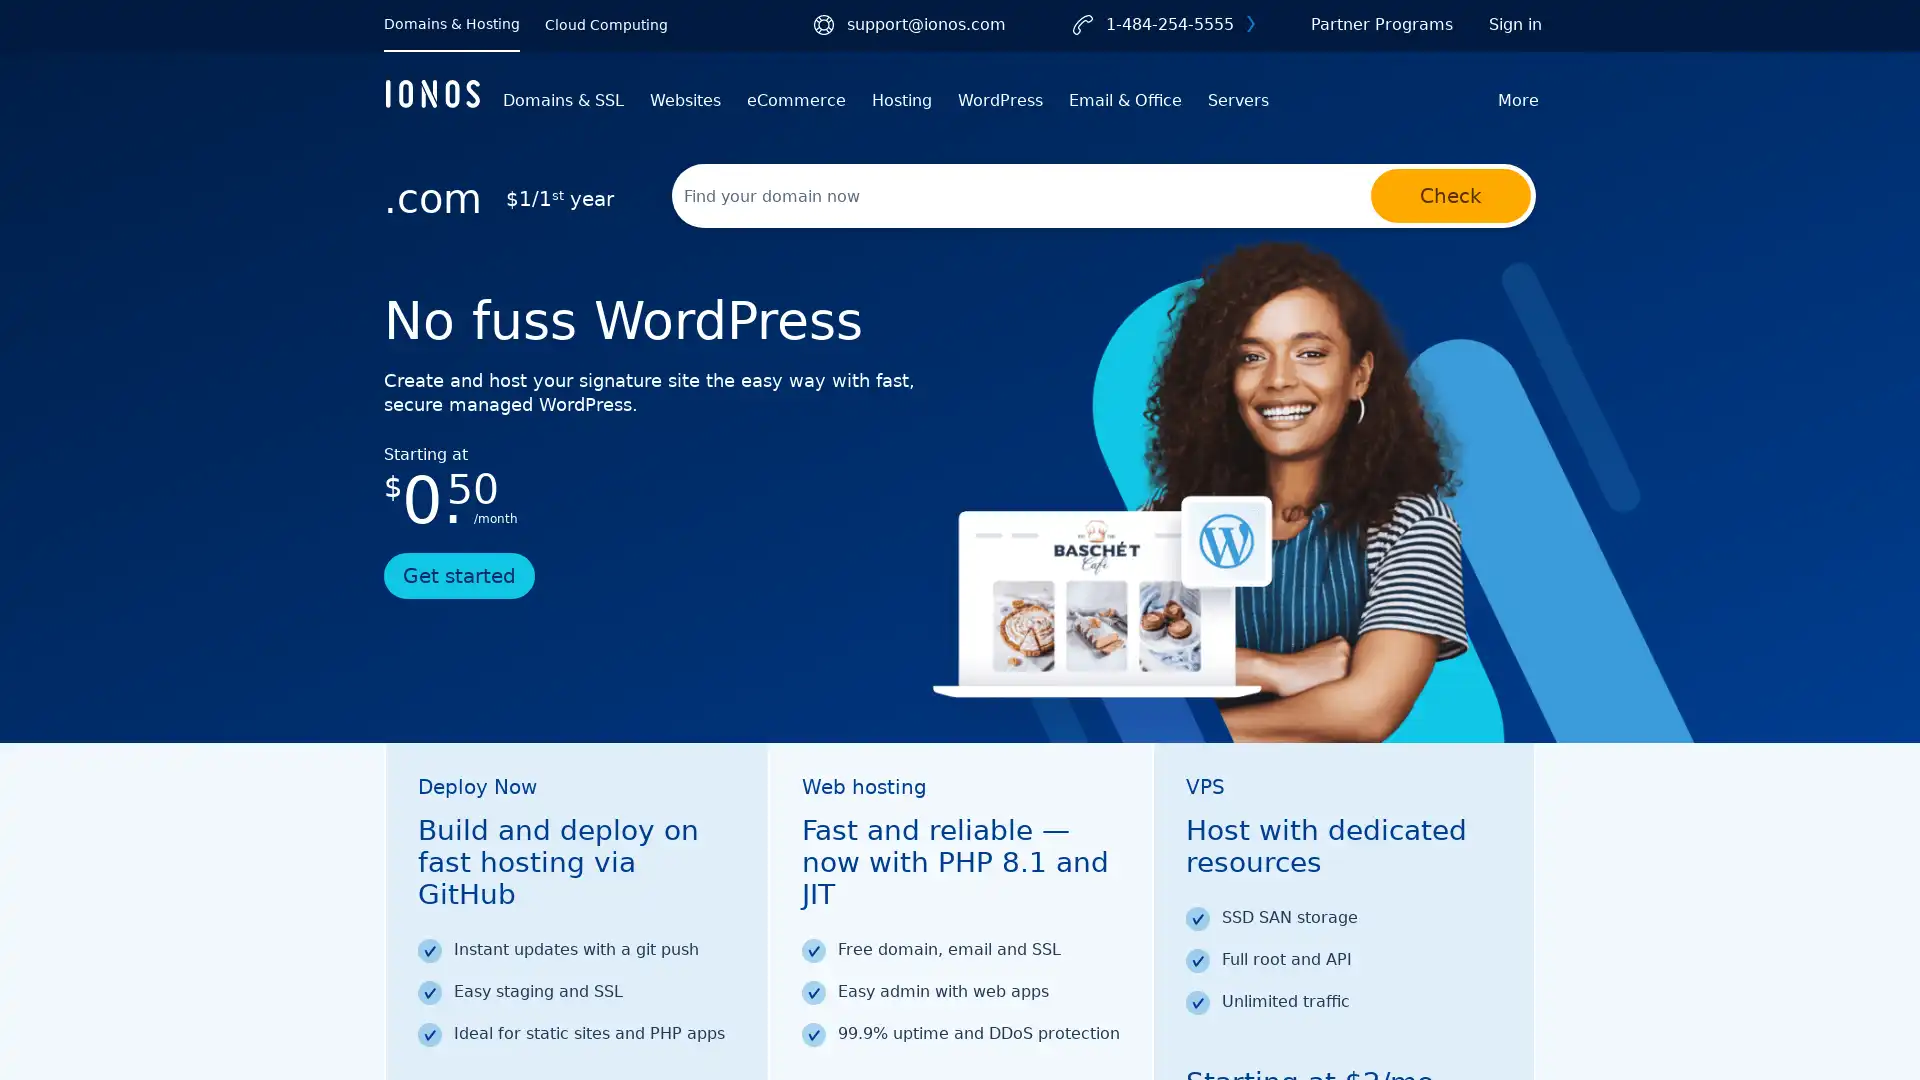  What do you see at coordinates (1518, 100) in the screenshot?
I see `More` at bounding box center [1518, 100].